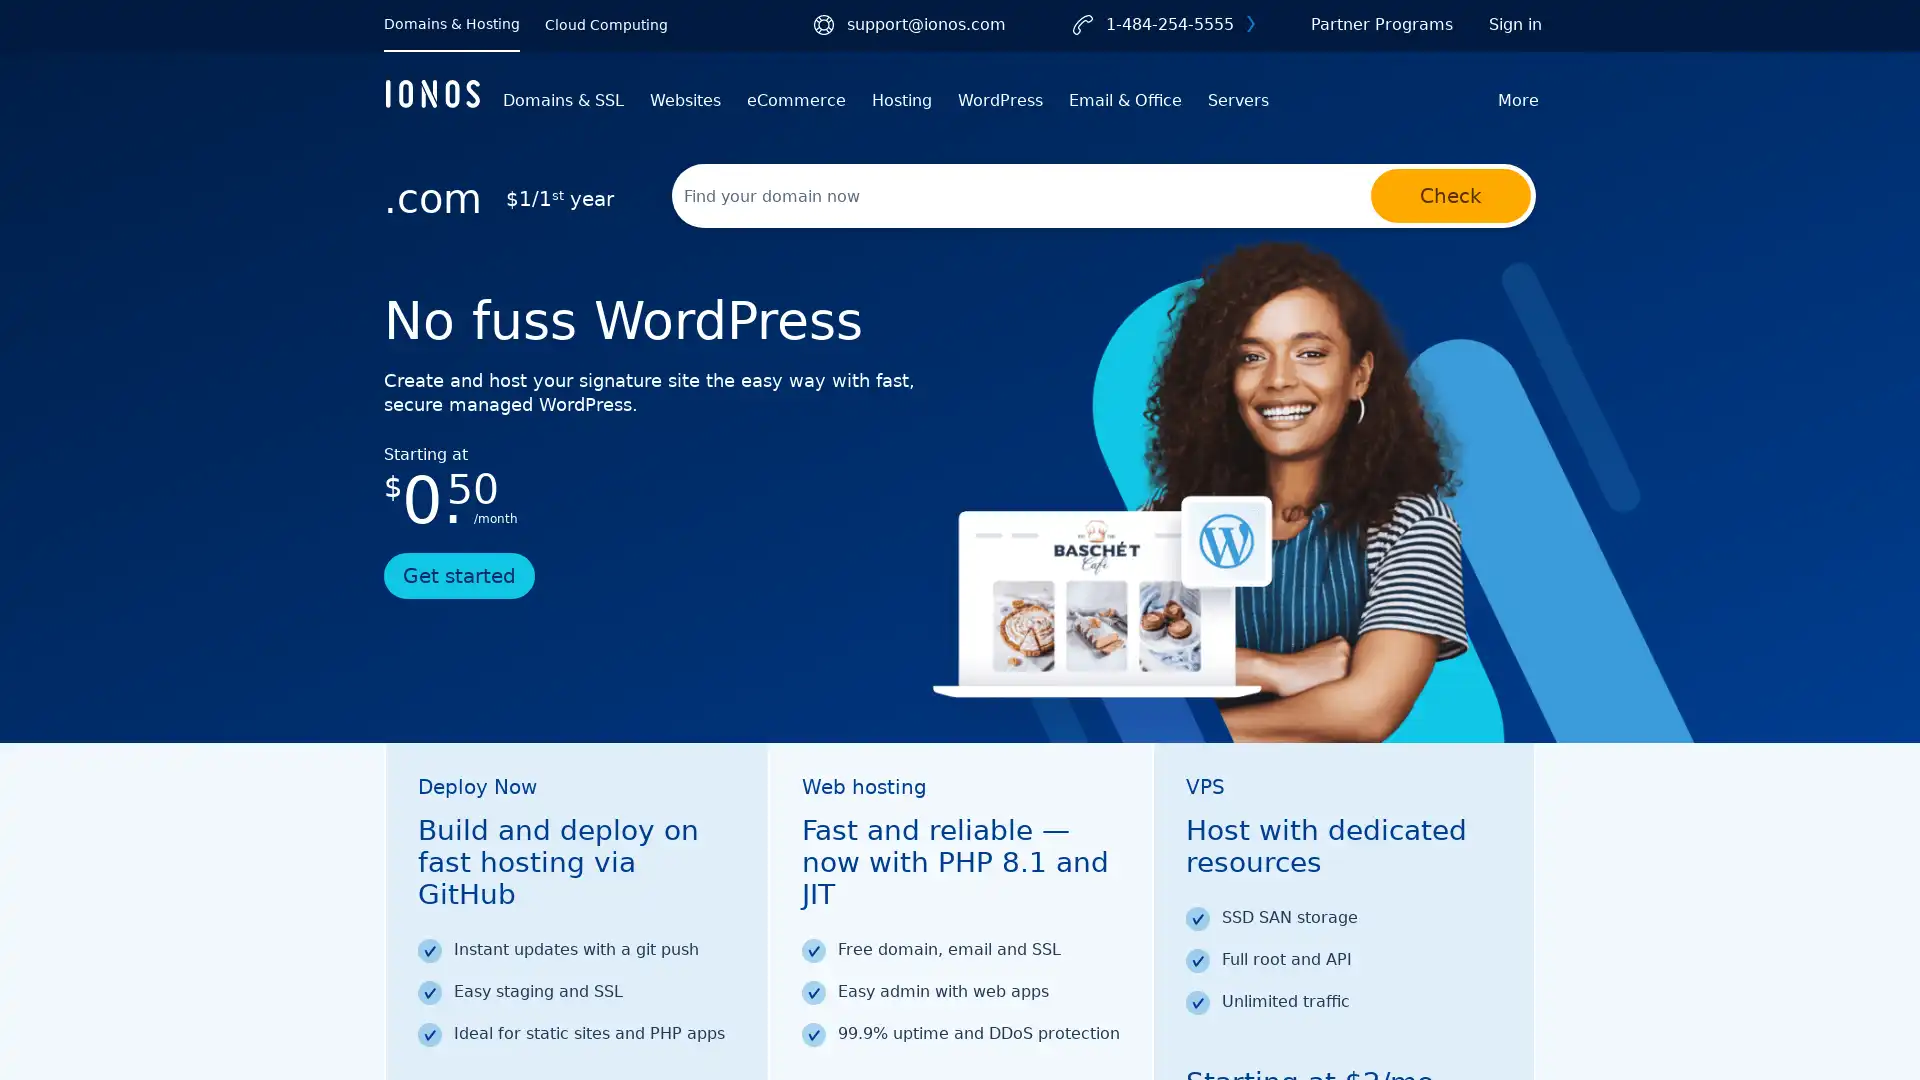  What do you see at coordinates (1518, 100) in the screenshot?
I see `More` at bounding box center [1518, 100].